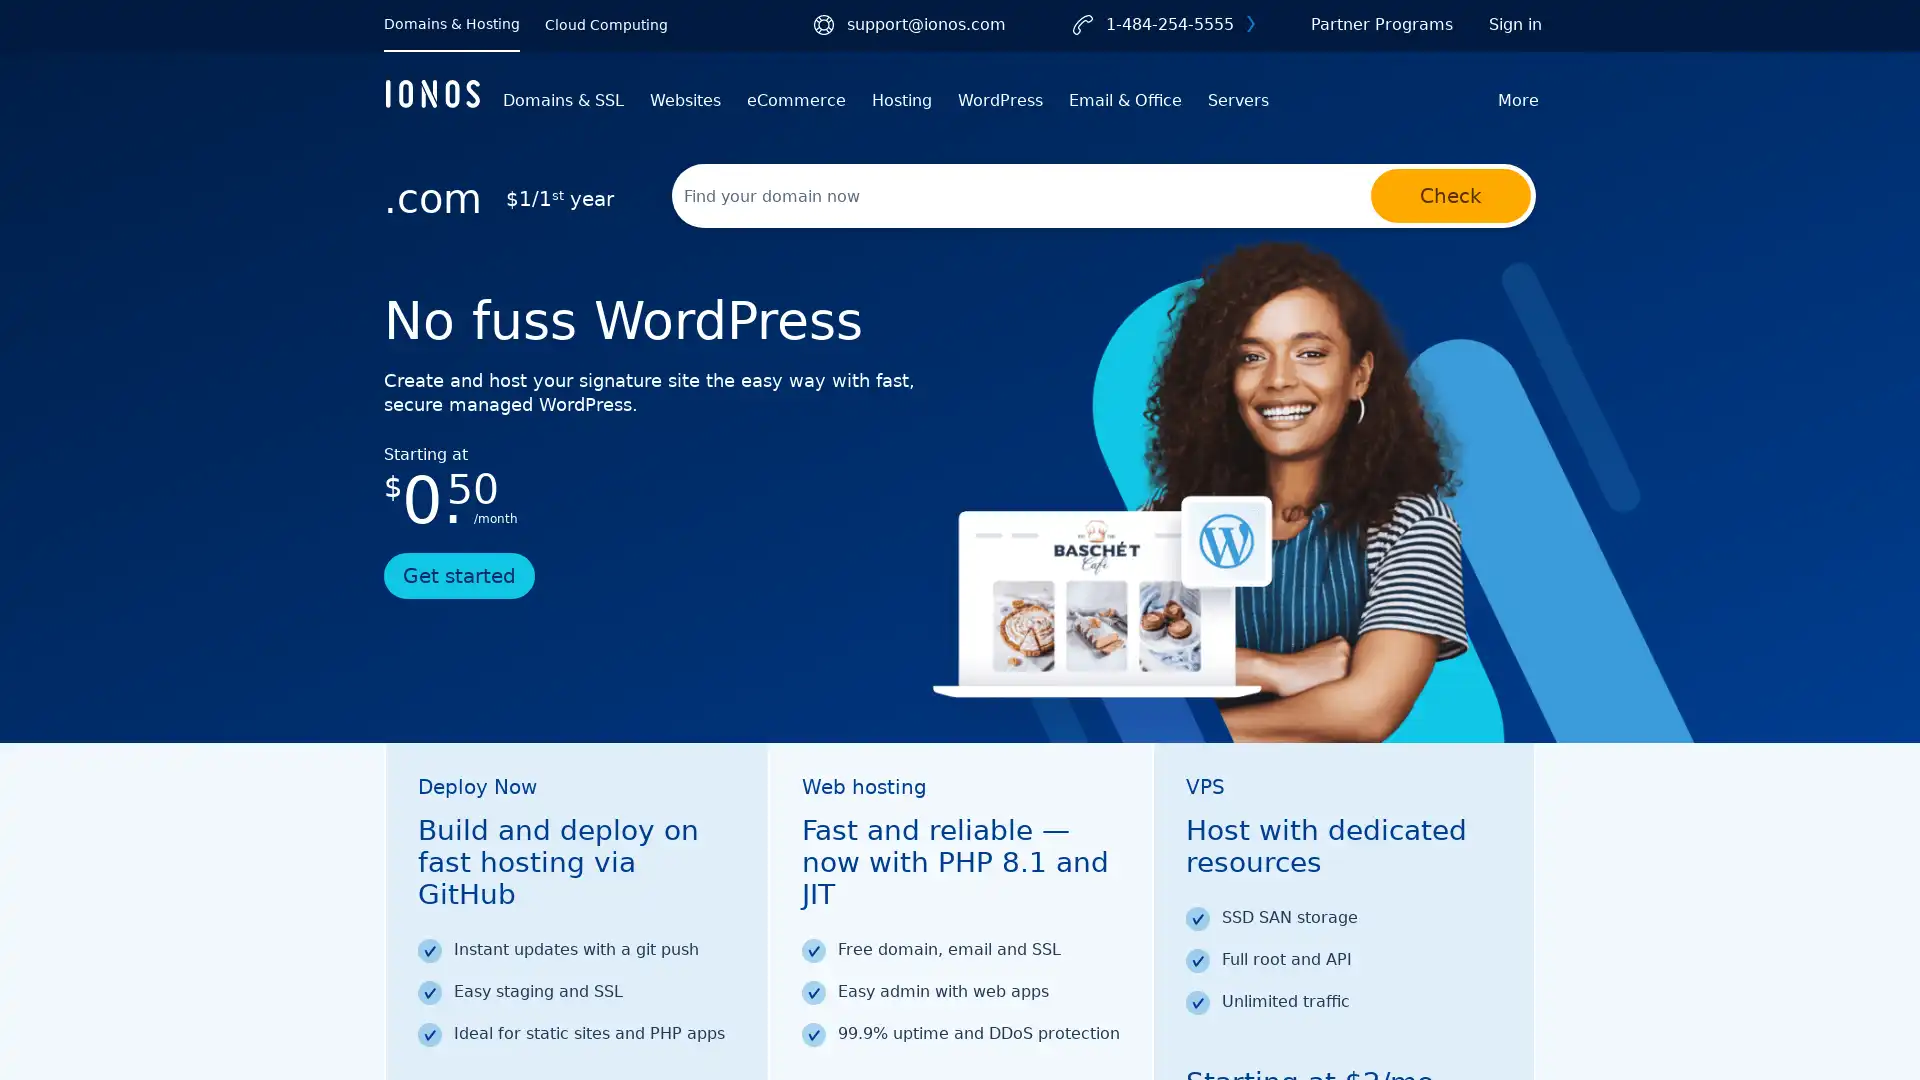  What do you see at coordinates (1518, 100) in the screenshot?
I see `More` at bounding box center [1518, 100].